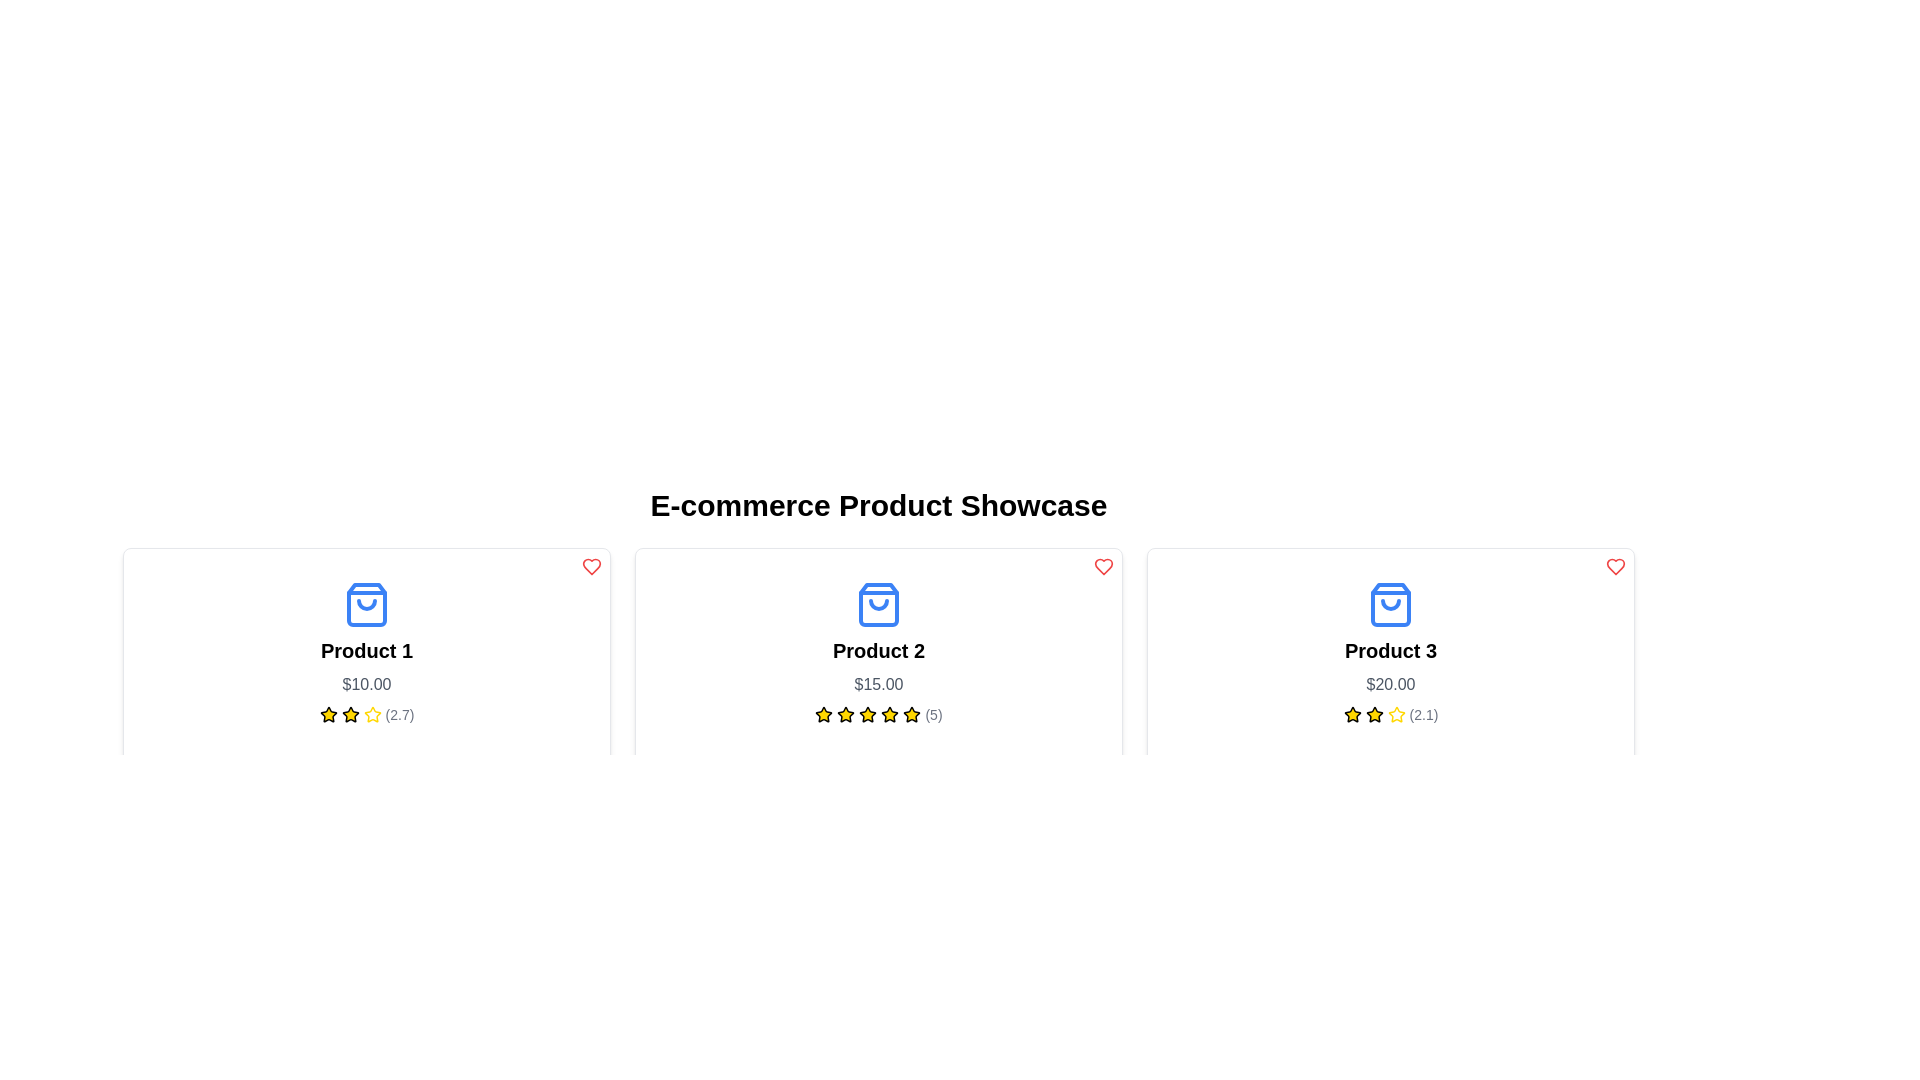 Image resolution: width=1920 pixels, height=1080 pixels. What do you see at coordinates (846, 713) in the screenshot?
I see `the second star in the rating system for 'Product 2'` at bounding box center [846, 713].